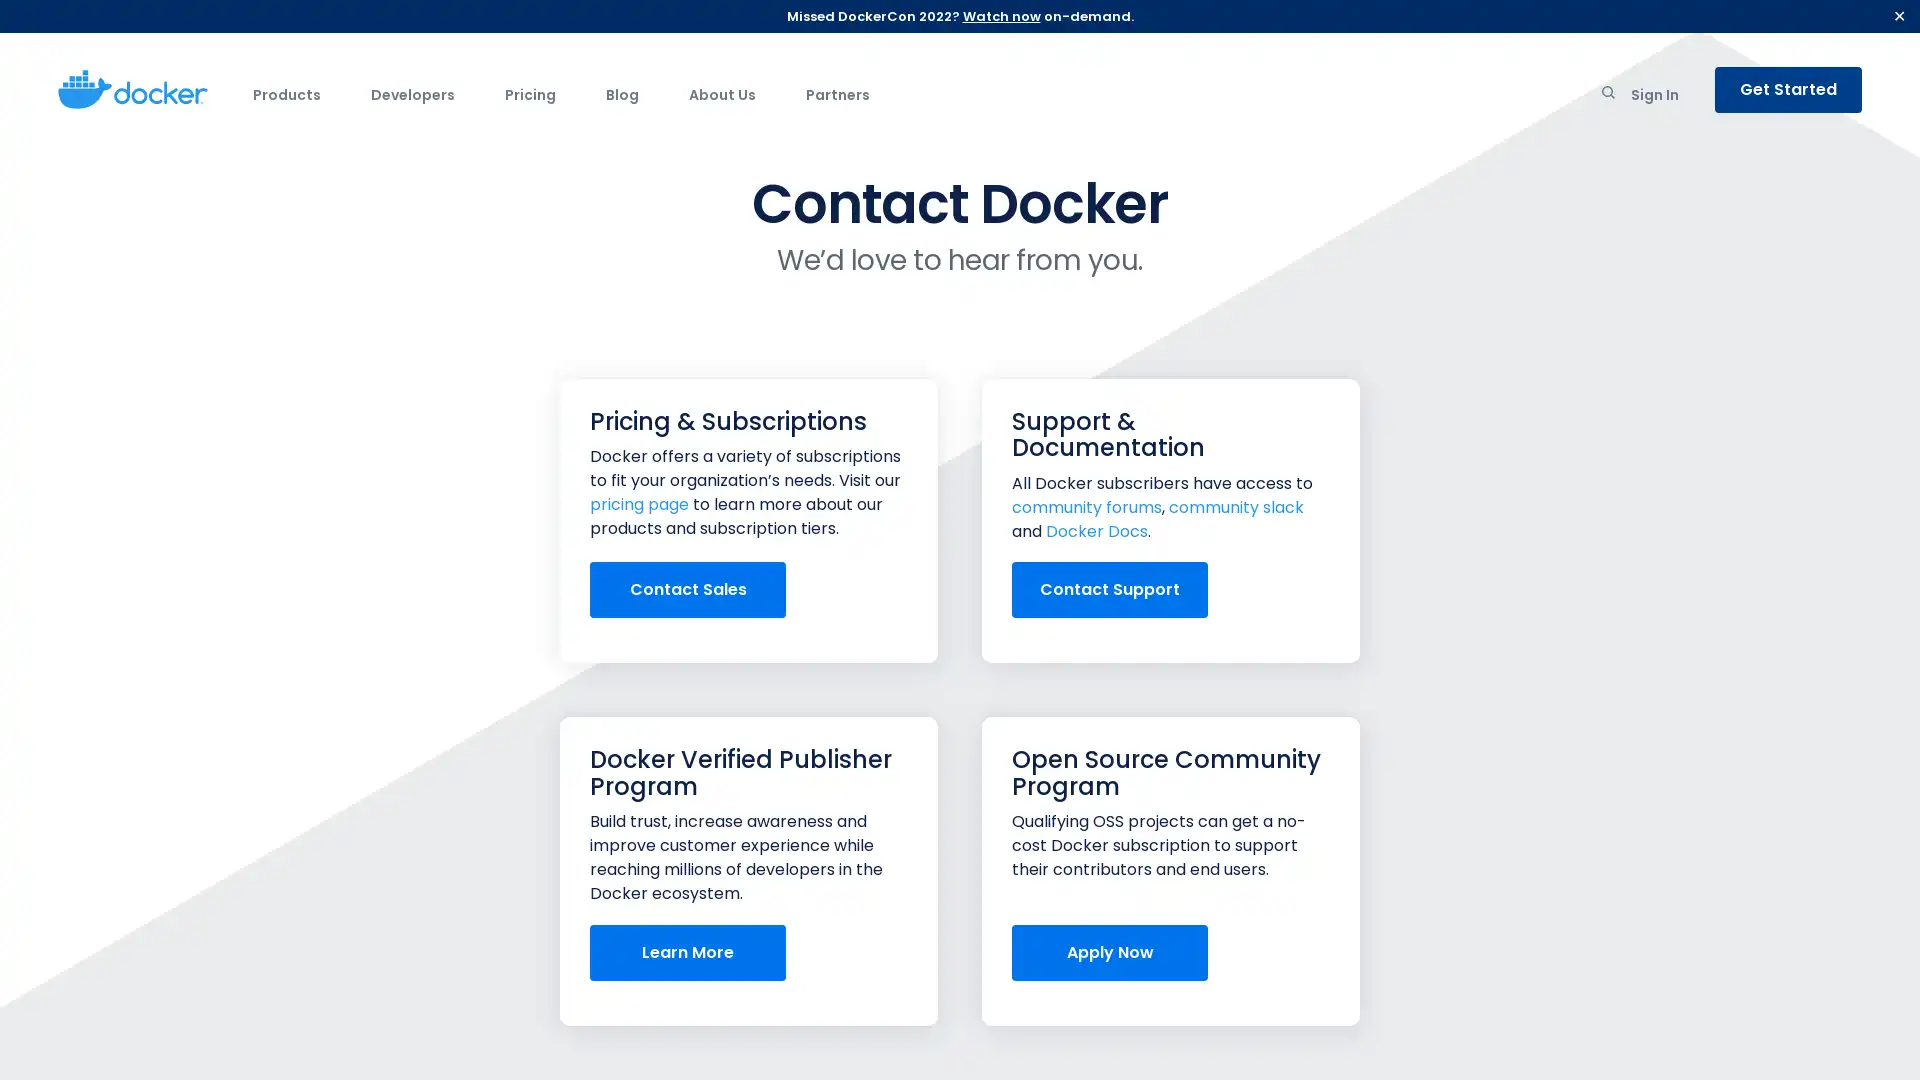  Describe the element at coordinates (1608, 96) in the screenshot. I see `Search` at that location.